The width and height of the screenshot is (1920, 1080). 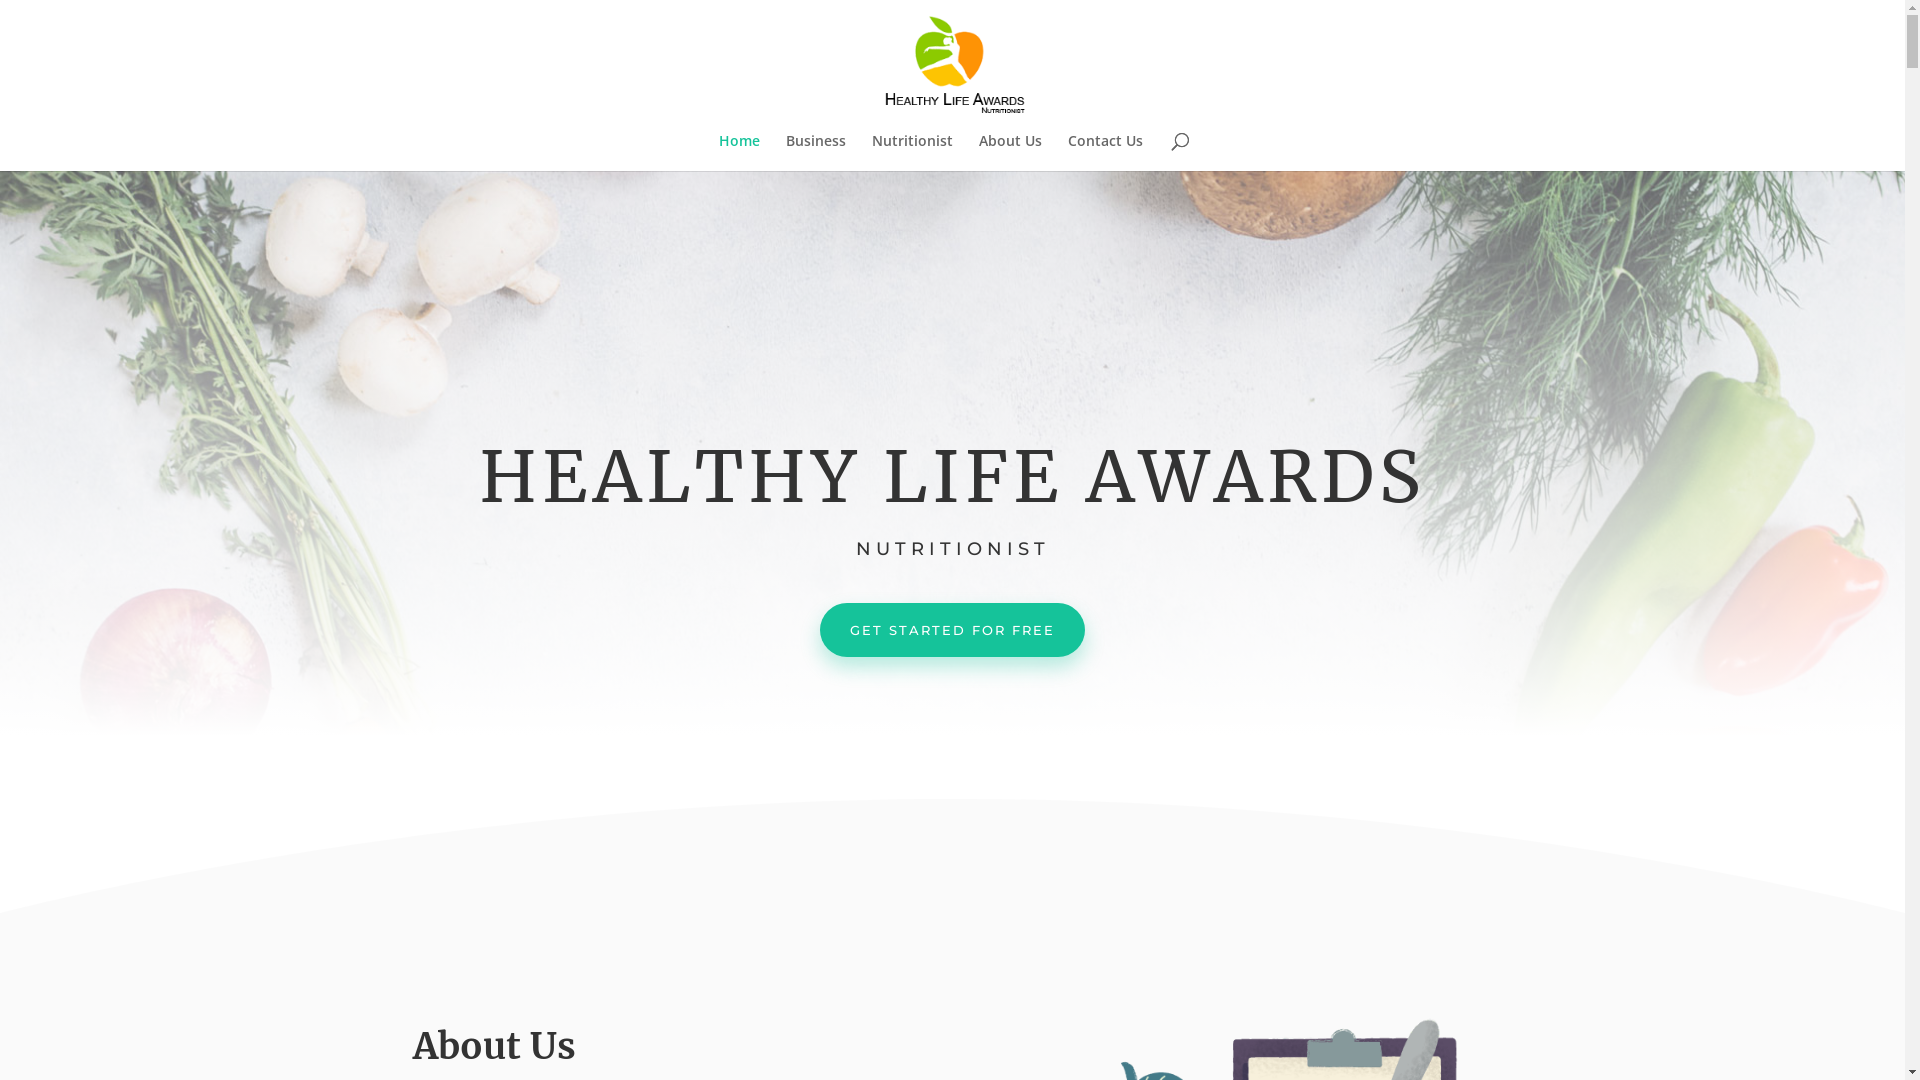 I want to click on 'GET STARTED FOR FREE', so click(x=951, y=628).